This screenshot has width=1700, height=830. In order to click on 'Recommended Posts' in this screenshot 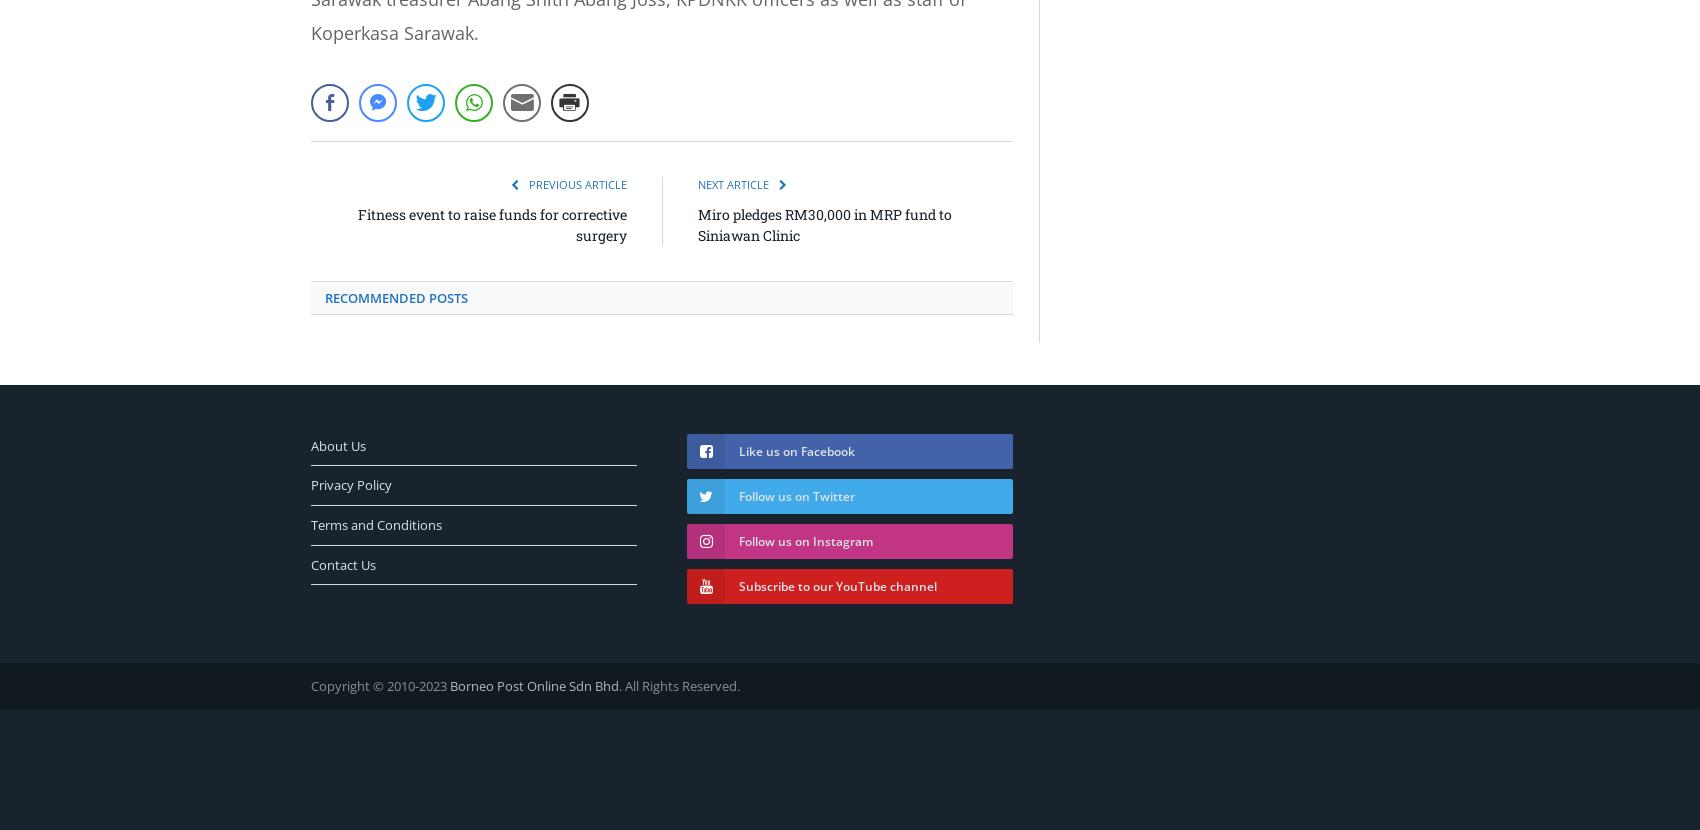, I will do `click(395, 295)`.